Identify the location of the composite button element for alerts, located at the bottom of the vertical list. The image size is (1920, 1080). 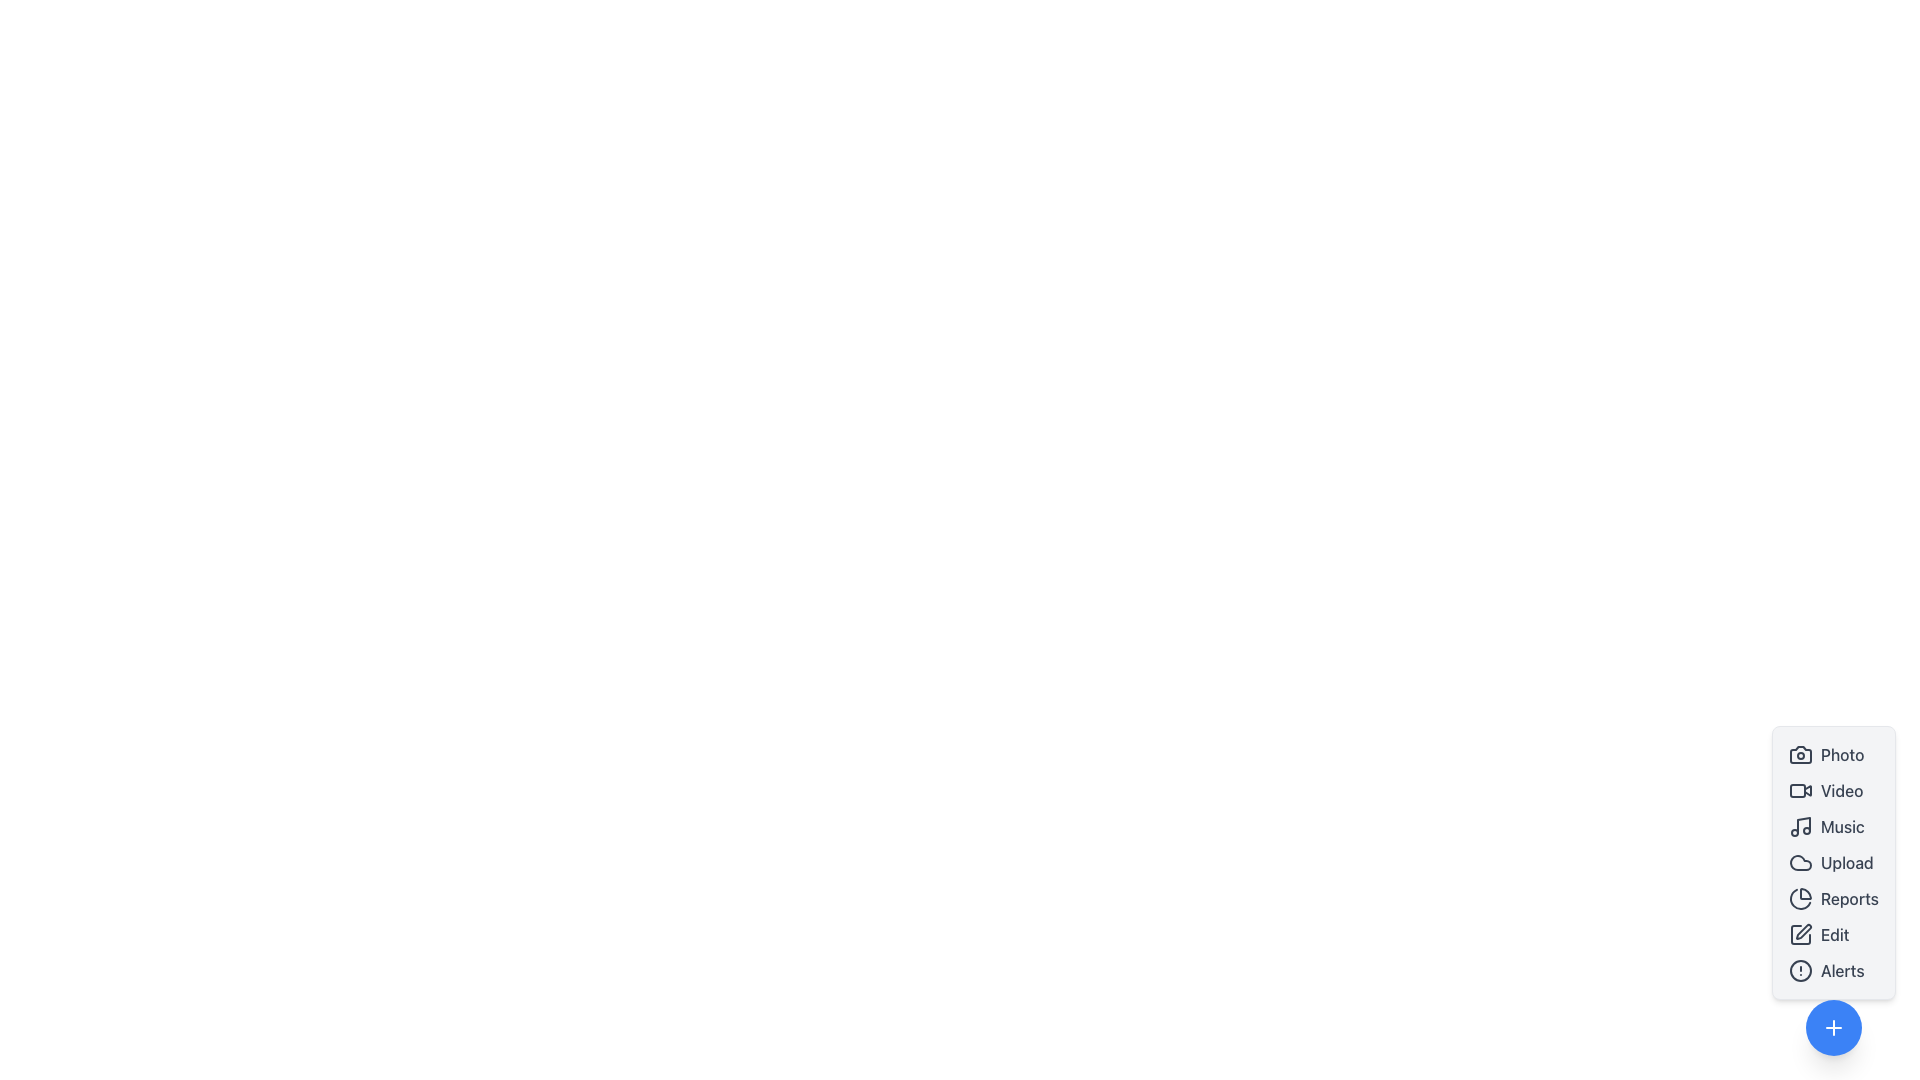
(1826, 970).